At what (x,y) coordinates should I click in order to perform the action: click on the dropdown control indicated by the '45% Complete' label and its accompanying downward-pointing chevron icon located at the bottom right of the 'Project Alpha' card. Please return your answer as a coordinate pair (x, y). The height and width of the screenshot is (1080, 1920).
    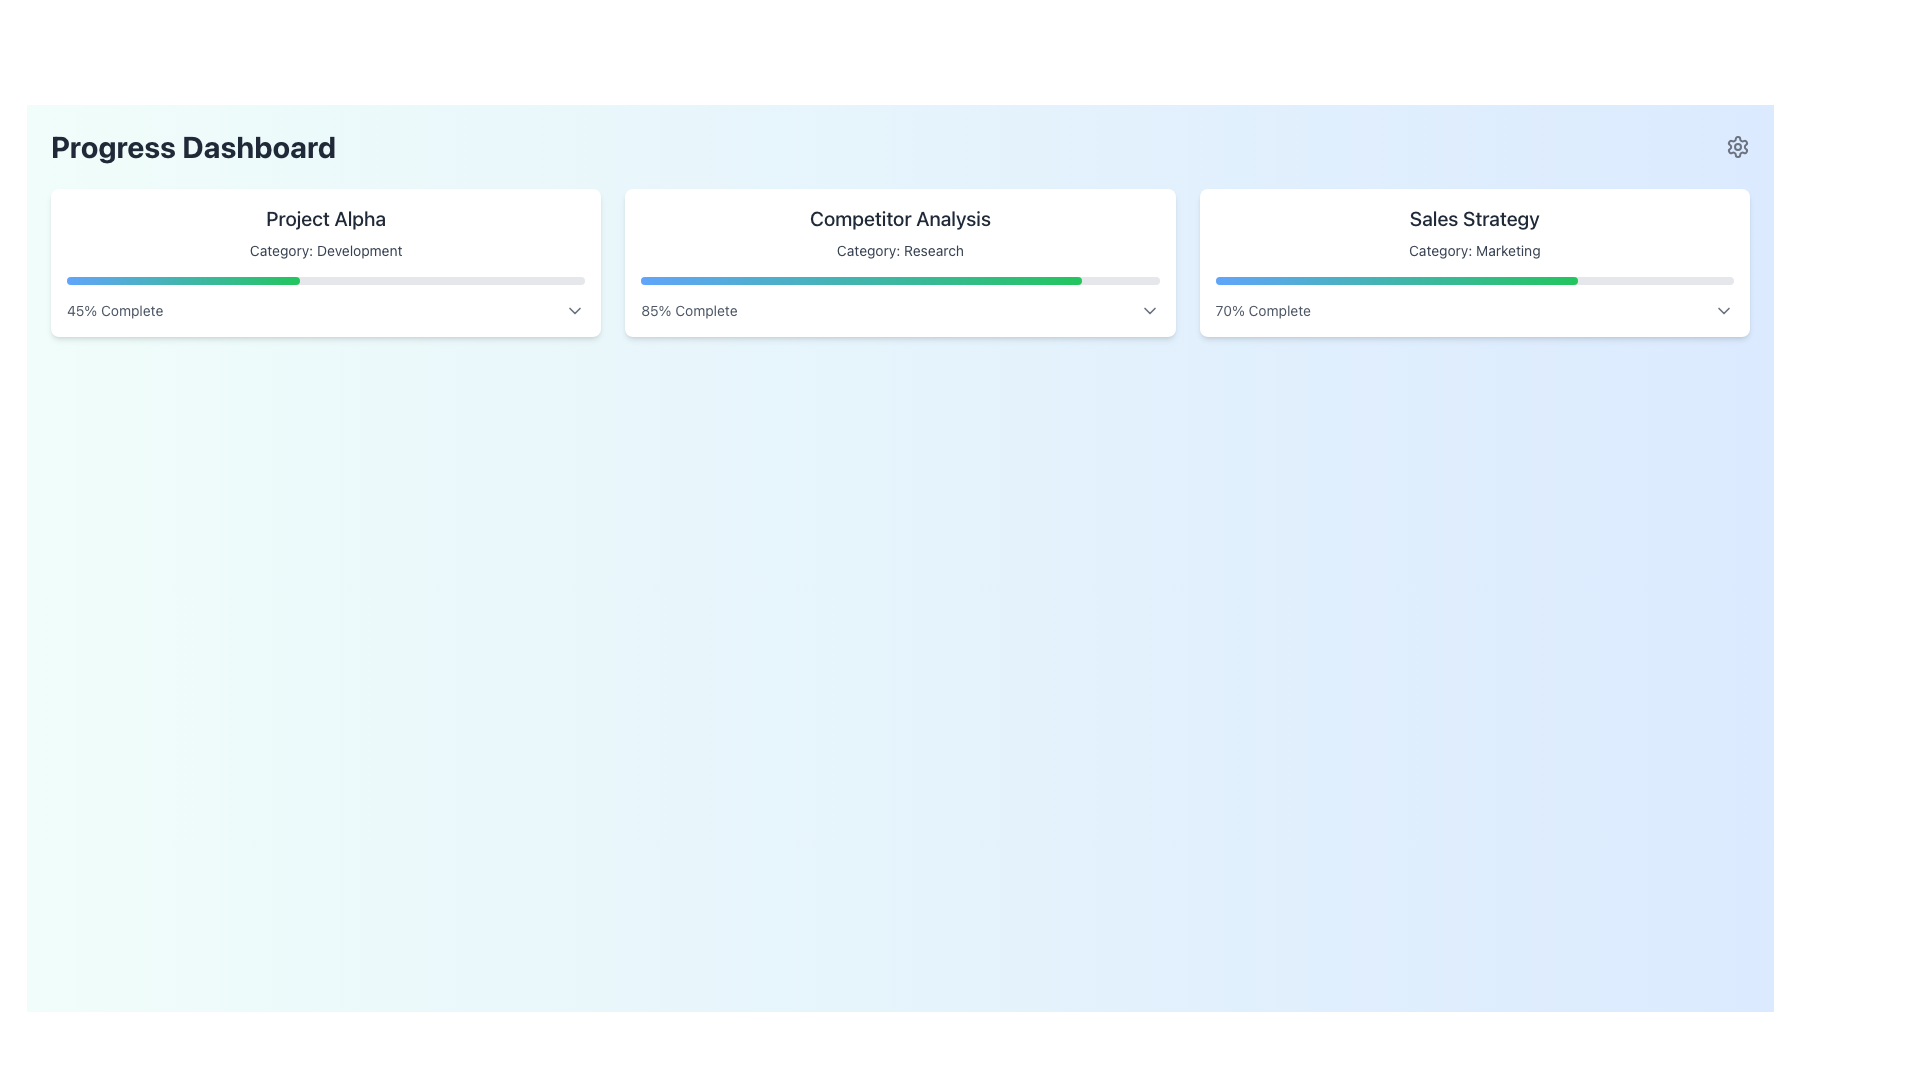
    Looking at the image, I should click on (326, 311).